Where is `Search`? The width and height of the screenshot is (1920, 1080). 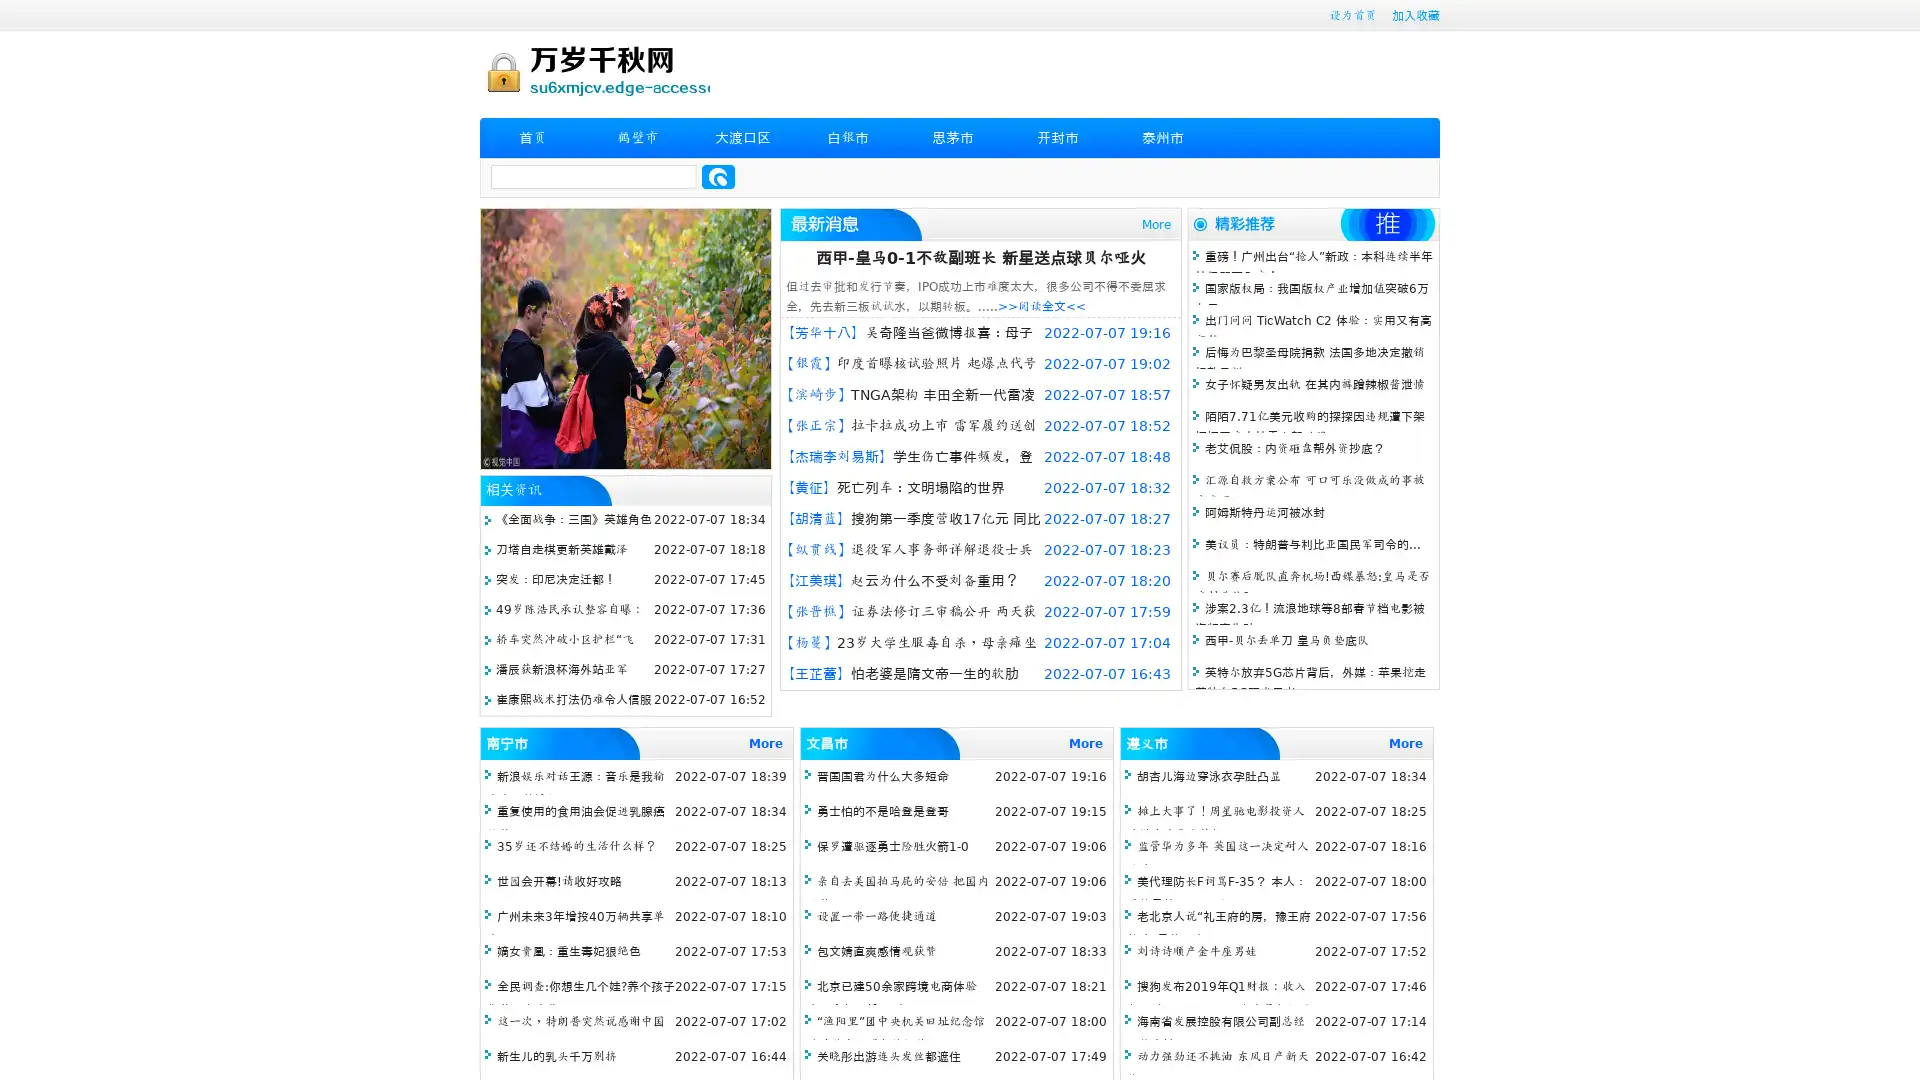 Search is located at coordinates (718, 176).